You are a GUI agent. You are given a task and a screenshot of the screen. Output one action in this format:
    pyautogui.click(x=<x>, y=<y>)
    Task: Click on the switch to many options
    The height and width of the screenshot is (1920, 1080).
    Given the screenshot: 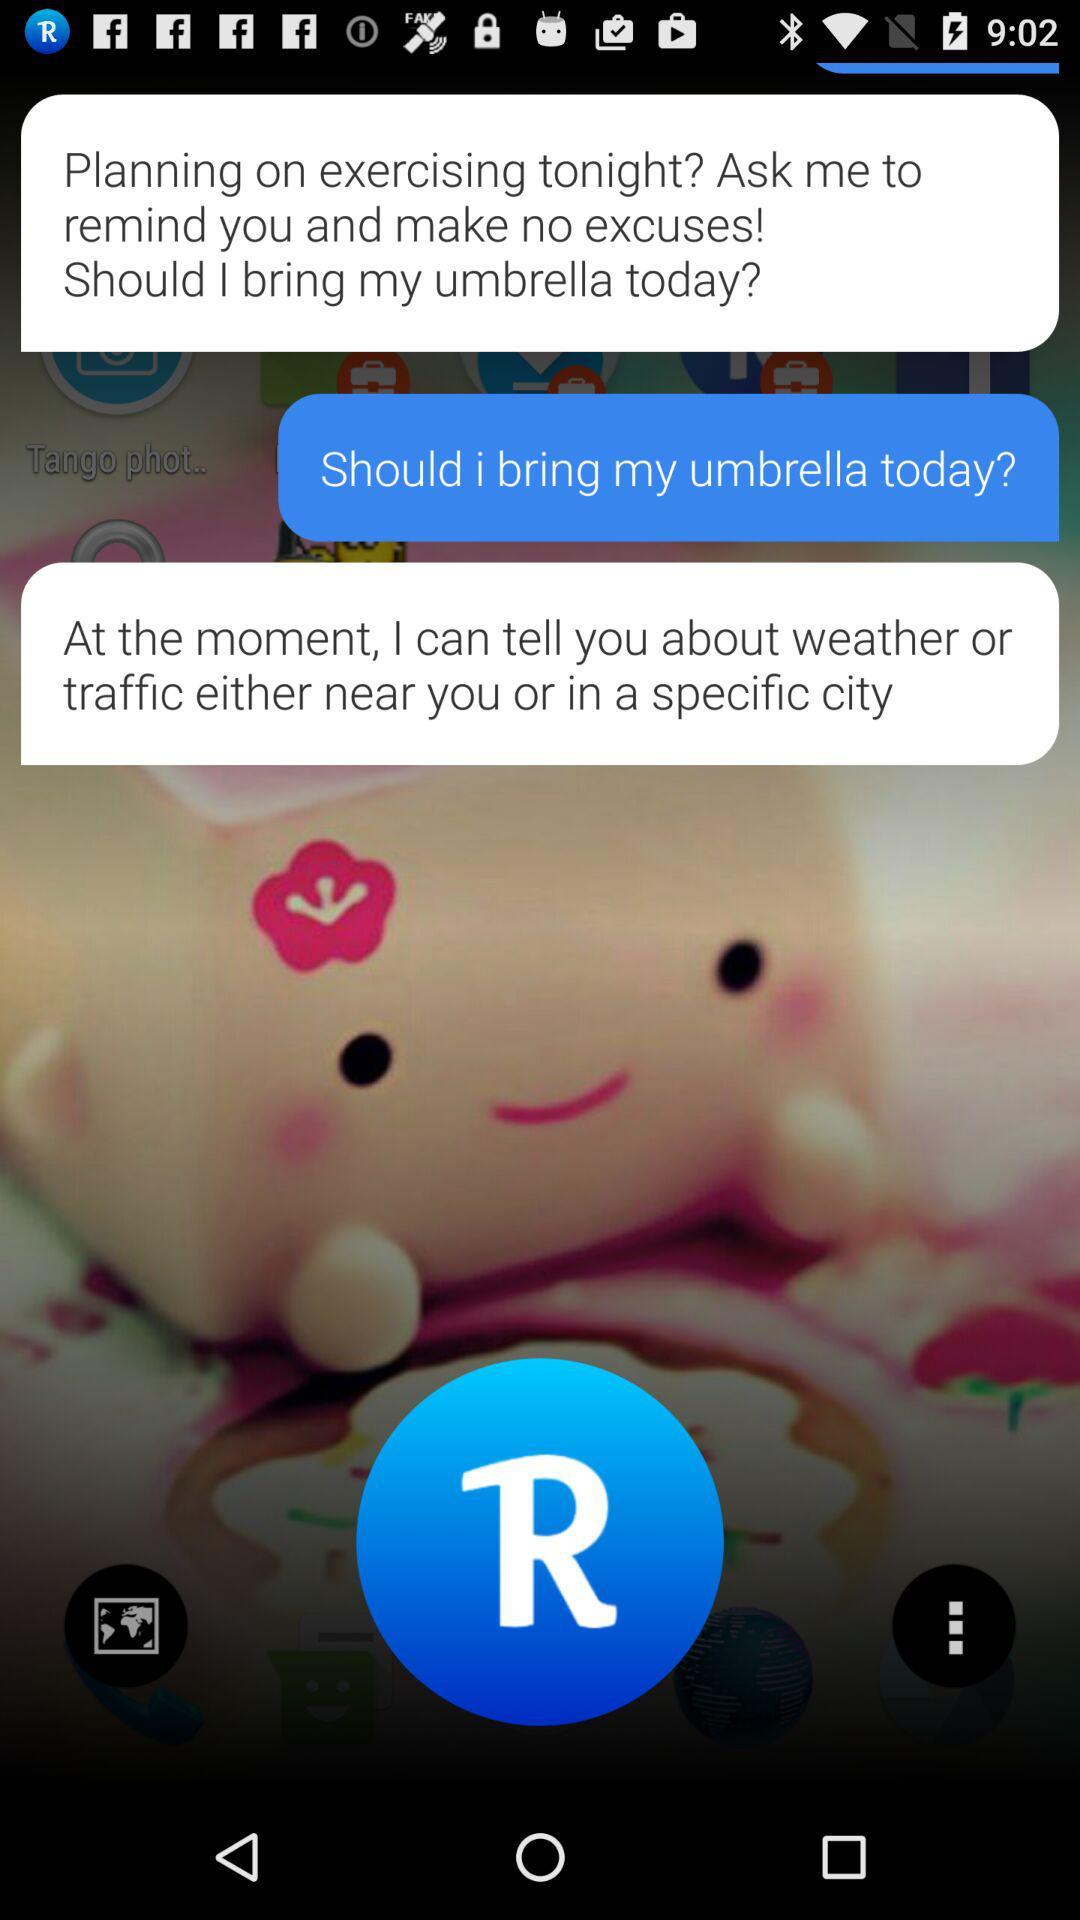 What is the action you would take?
    pyautogui.click(x=952, y=1626)
    